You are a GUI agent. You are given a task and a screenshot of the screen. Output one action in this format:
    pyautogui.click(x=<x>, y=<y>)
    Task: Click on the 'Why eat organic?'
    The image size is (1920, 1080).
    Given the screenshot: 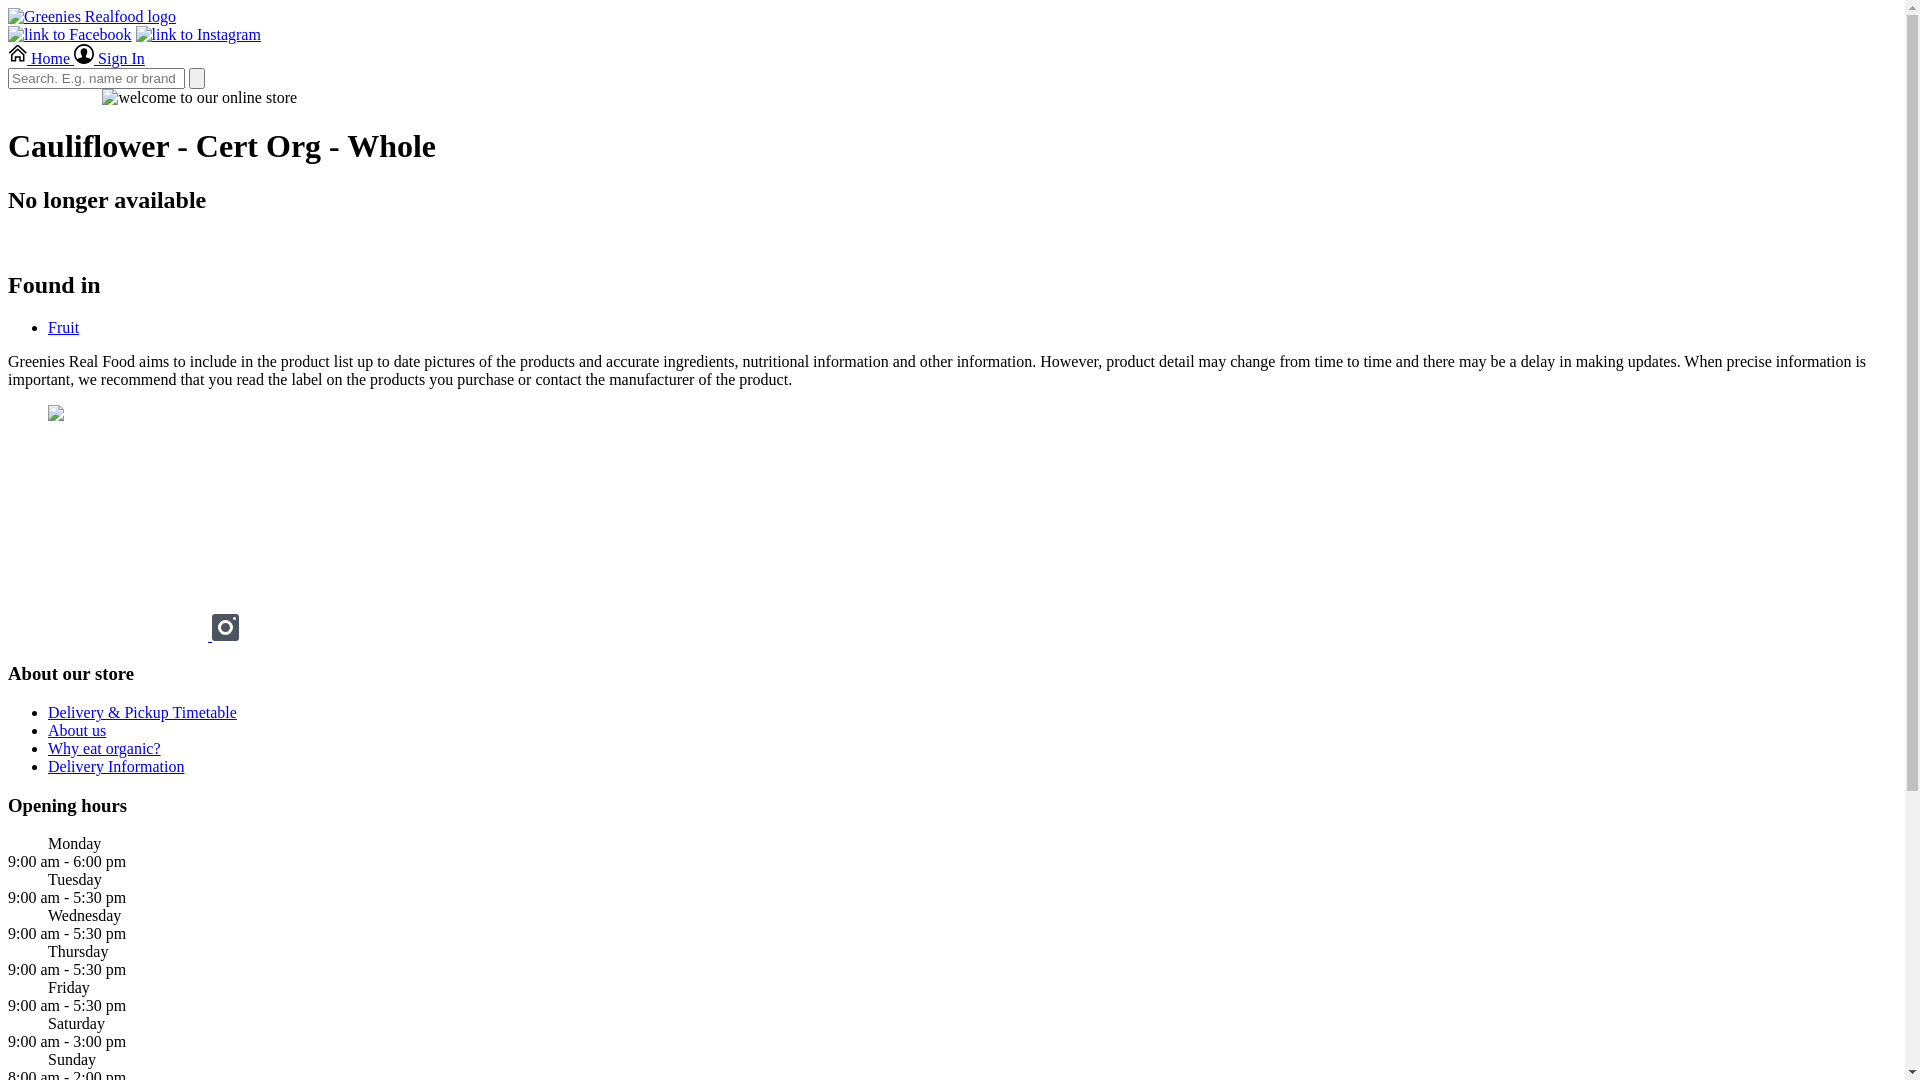 What is the action you would take?
    pyautogui.click(x=103, y=748)
    